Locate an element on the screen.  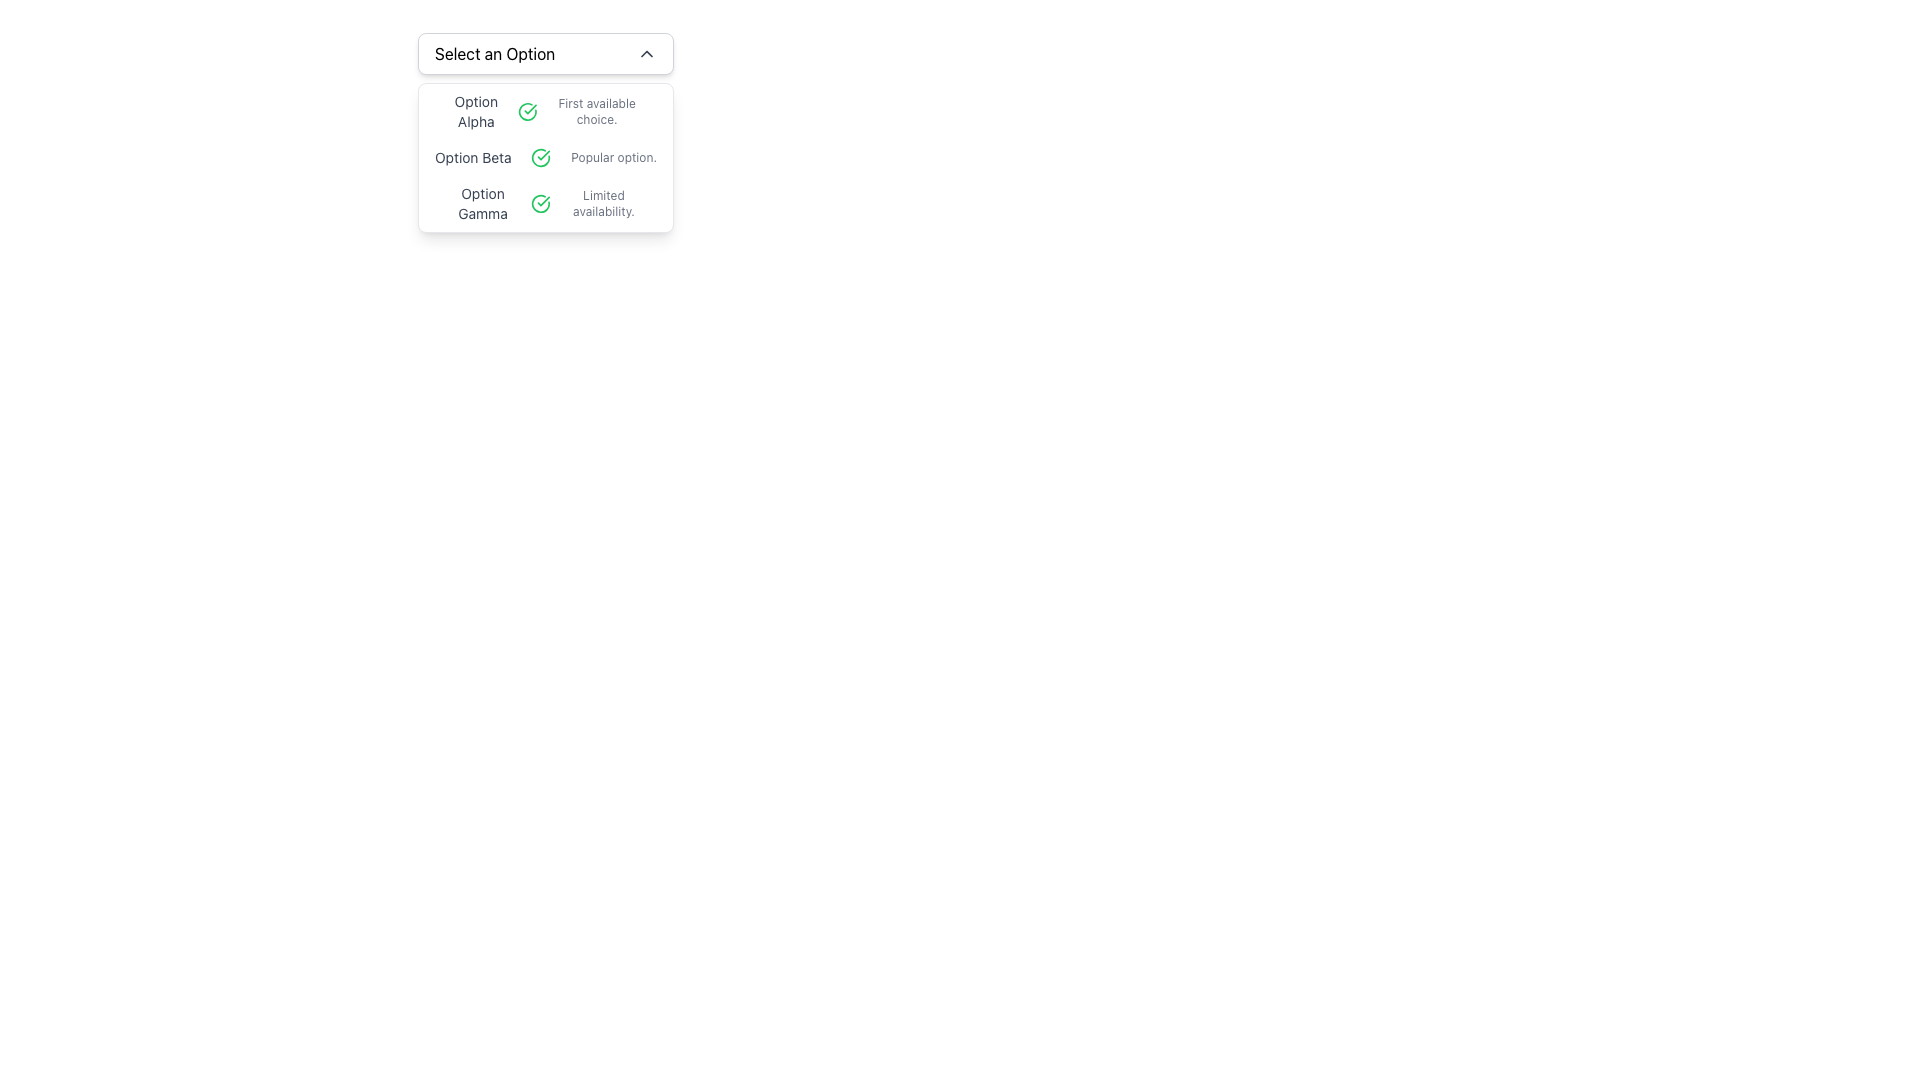
the first item 'Option Alpha' in the dropdown list is located at coordinates (546, 111).